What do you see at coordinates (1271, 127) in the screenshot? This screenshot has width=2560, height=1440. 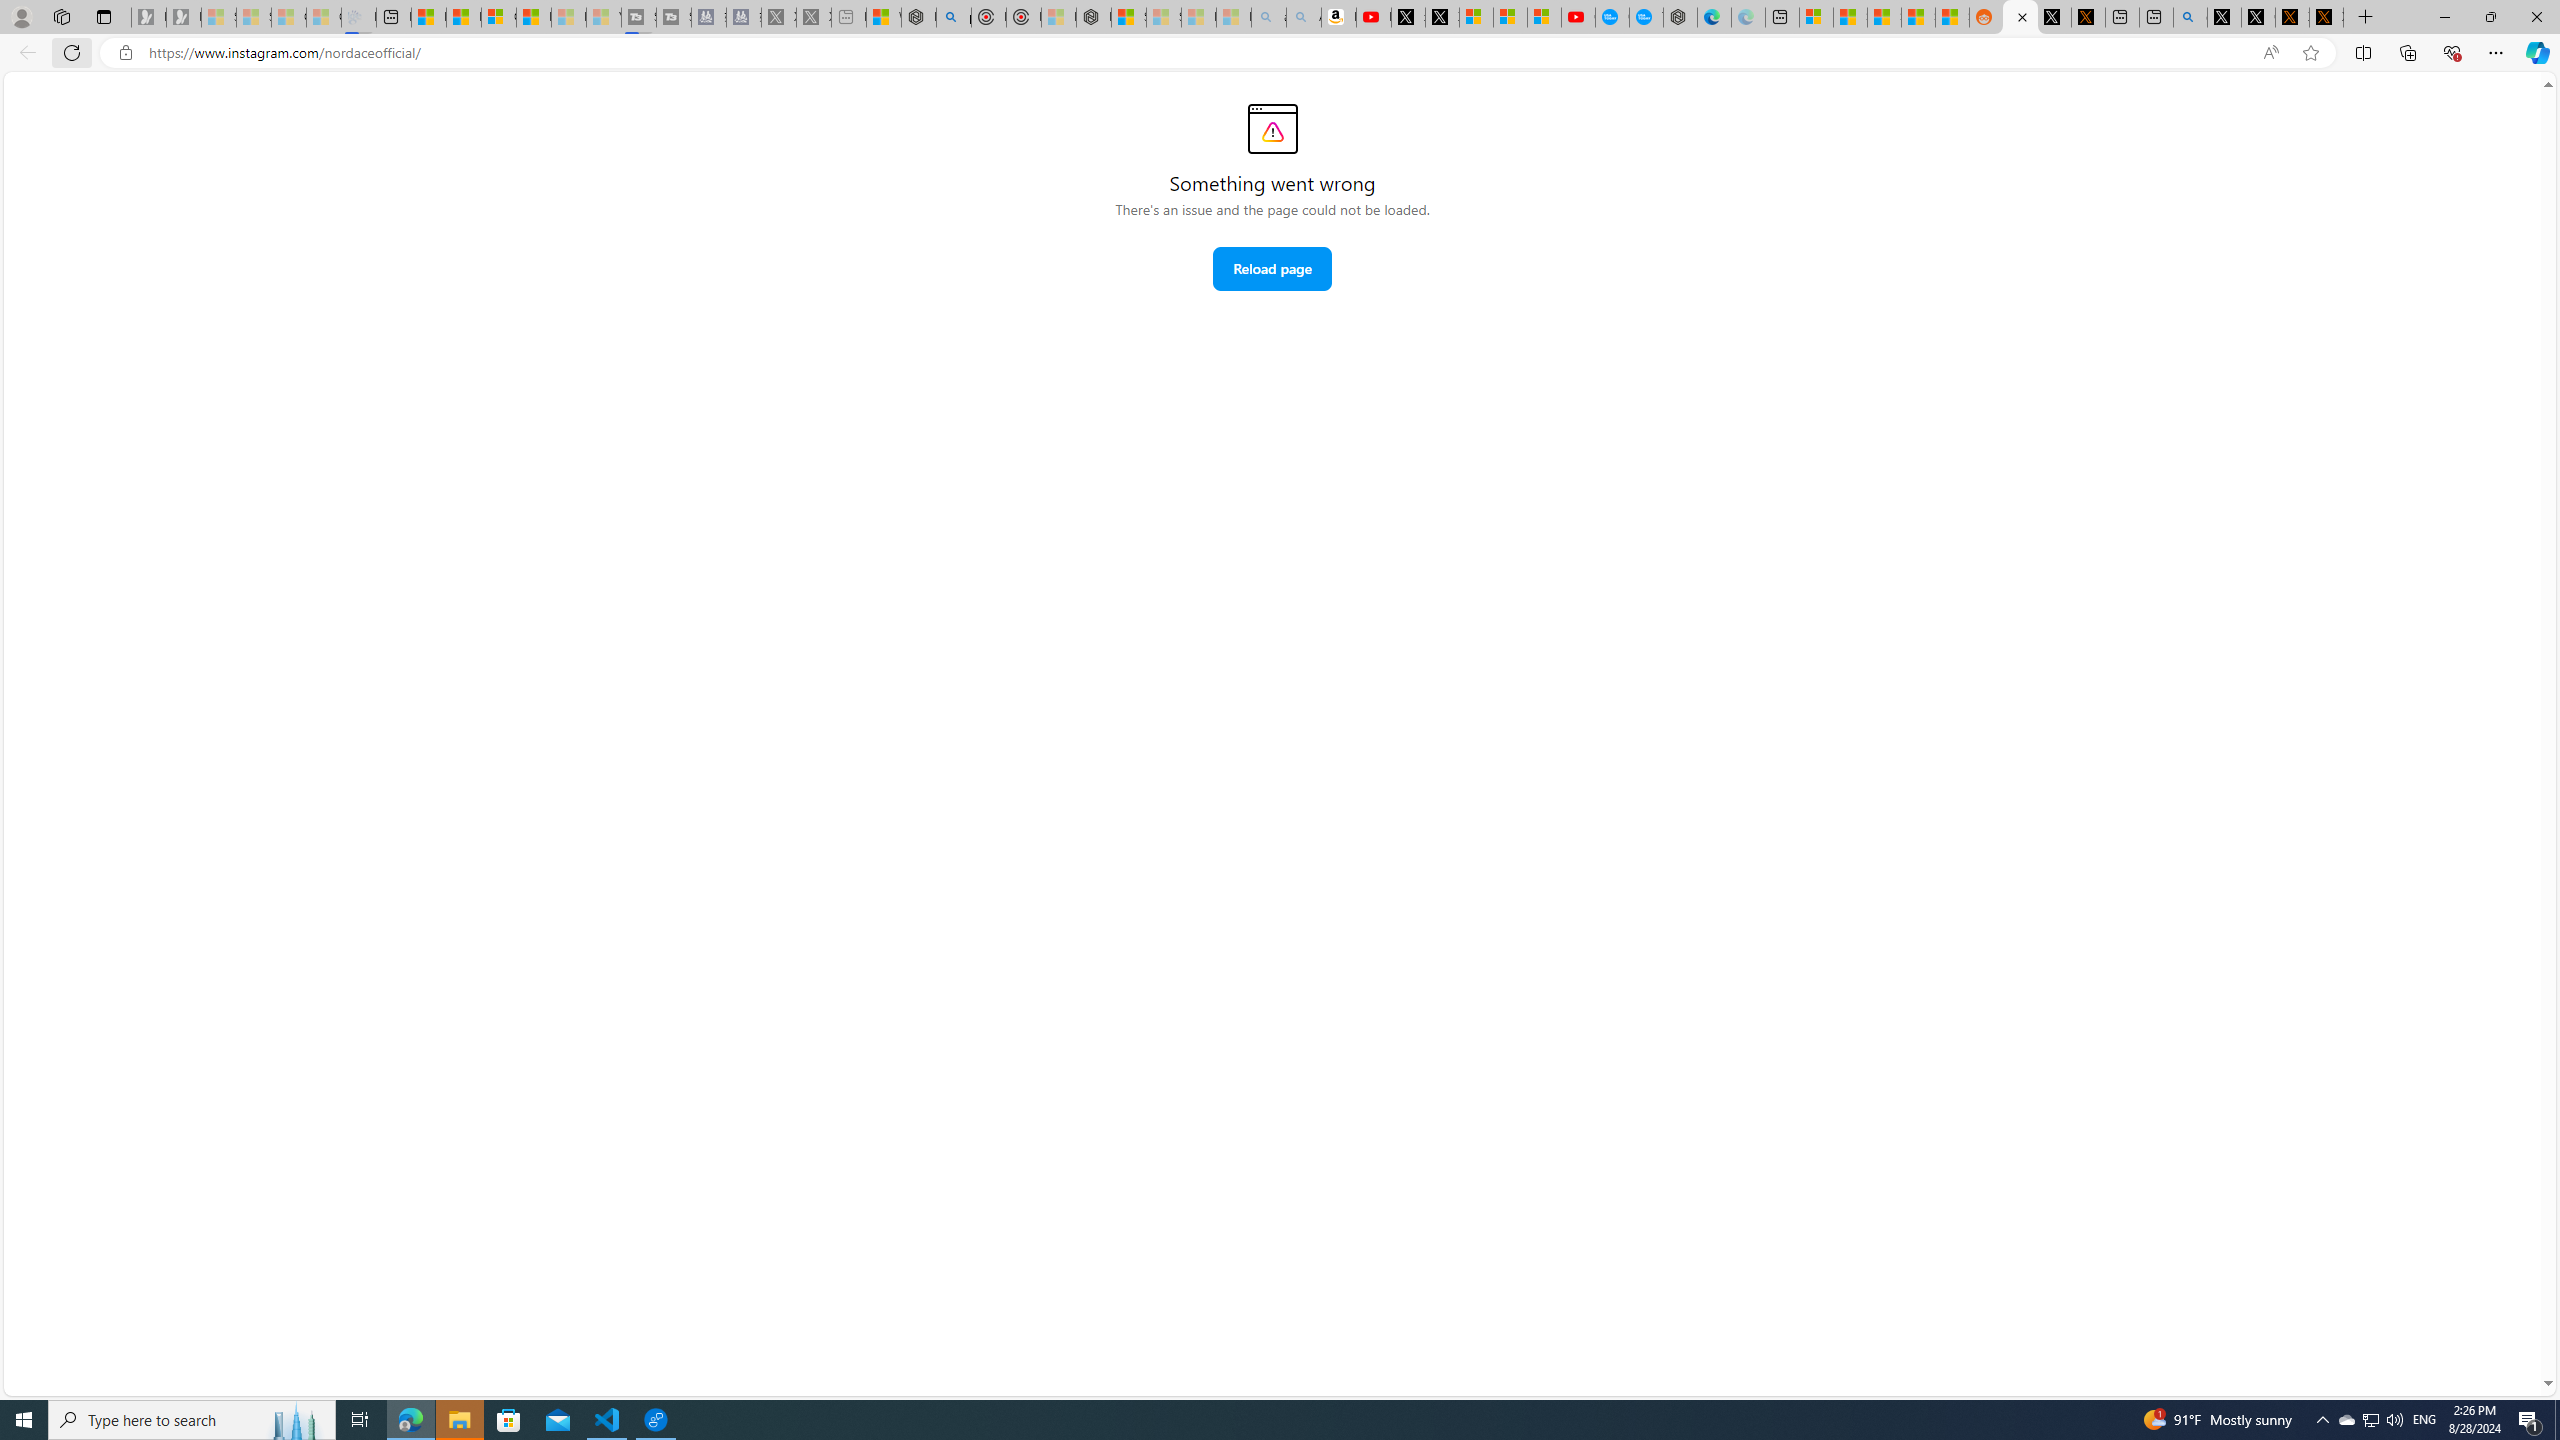 I see `'Error'` at bounding box center [1271, 127].